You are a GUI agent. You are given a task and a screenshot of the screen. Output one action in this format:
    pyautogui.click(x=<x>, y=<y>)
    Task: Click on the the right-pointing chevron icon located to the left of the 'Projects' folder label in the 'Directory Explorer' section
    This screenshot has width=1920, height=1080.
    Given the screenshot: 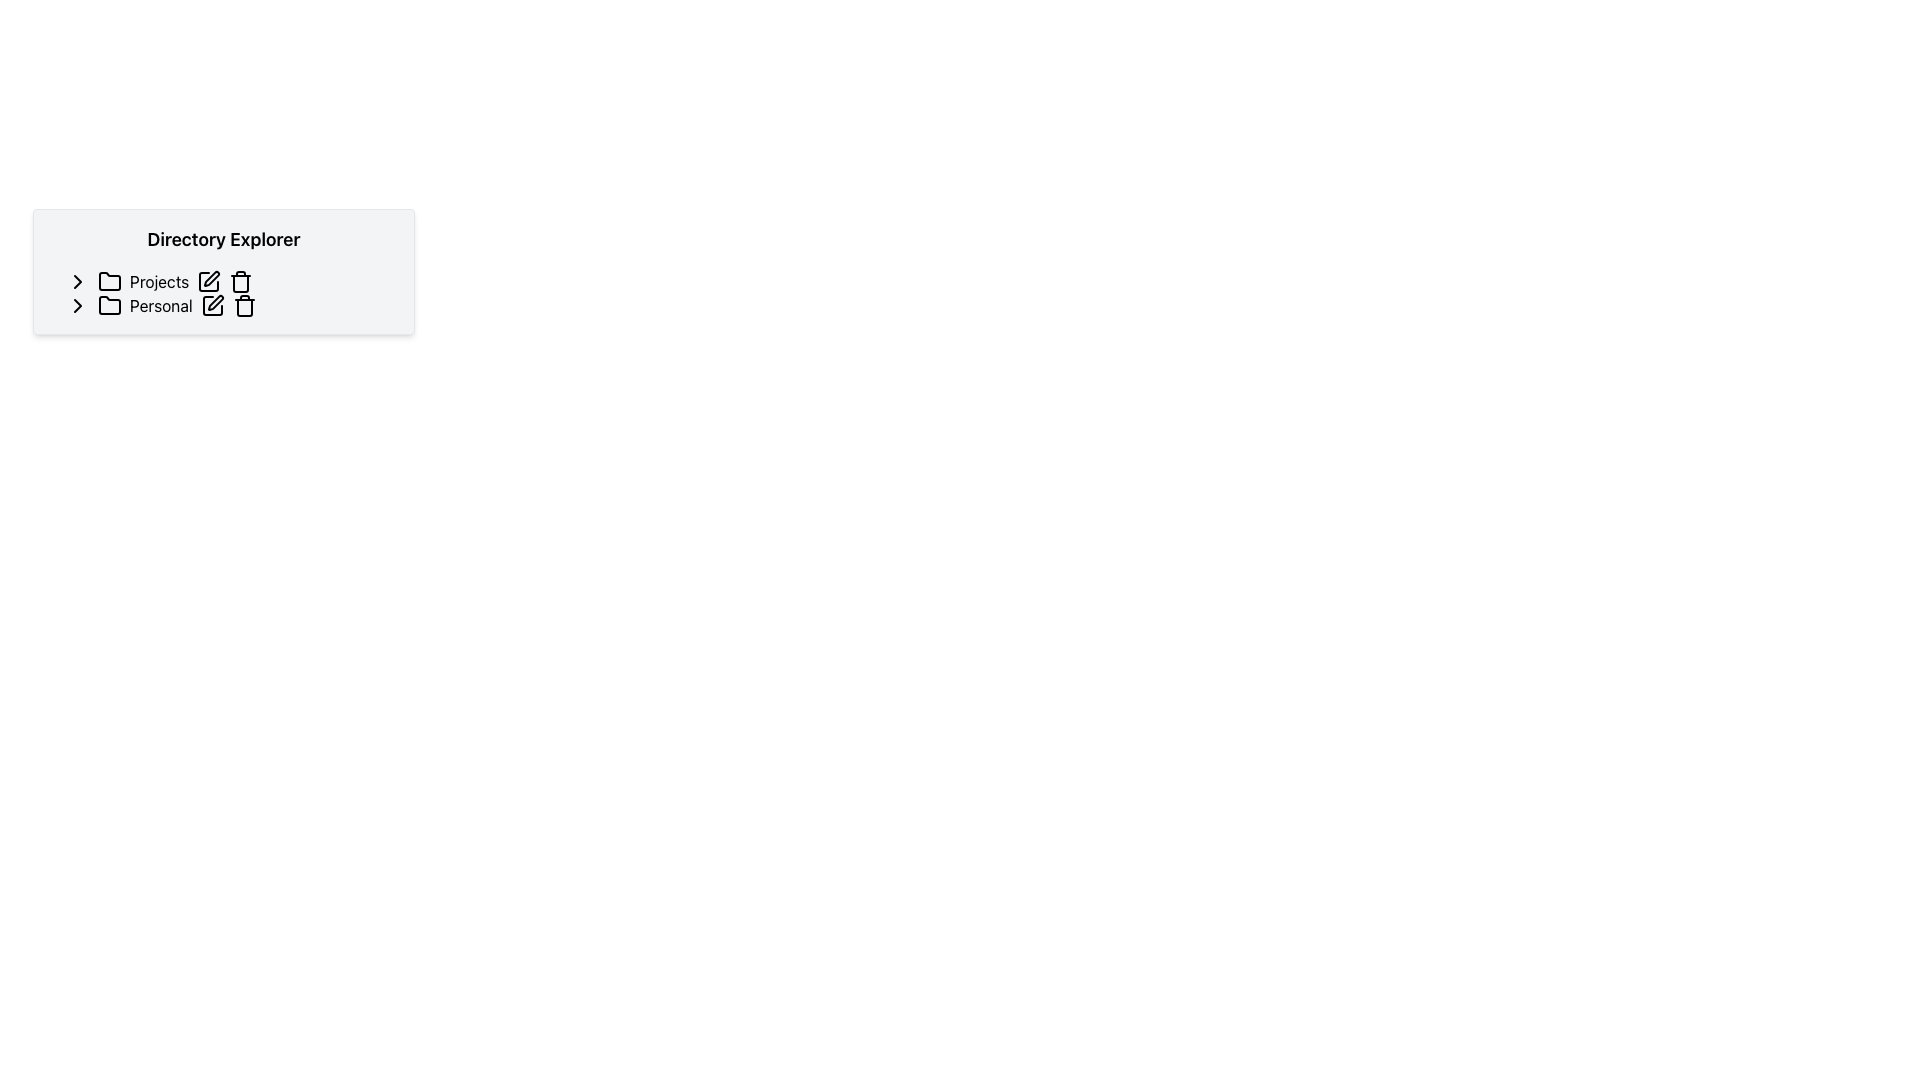 What is the action you would take?
    pyautogui.click(x=77, y=281)
    